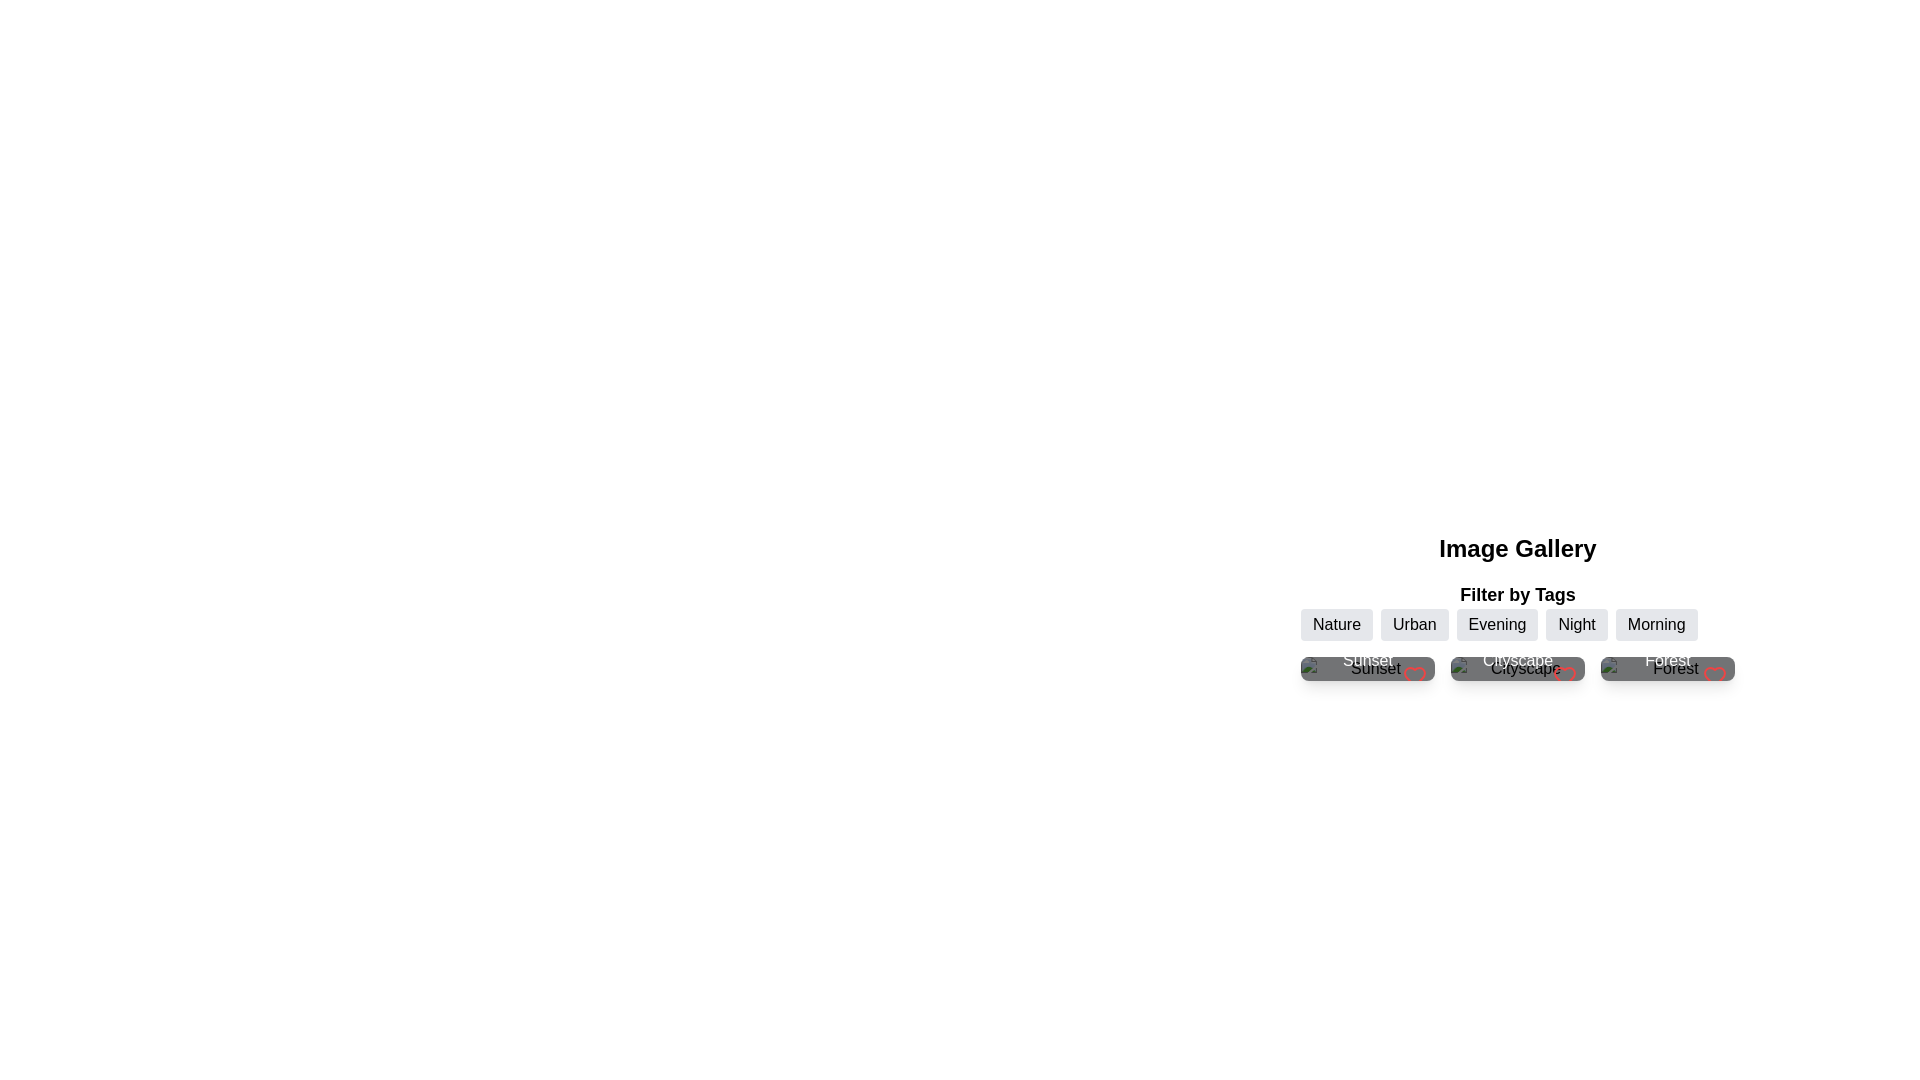  Describe the element at coordinates (1668, 660) in the screenshot. I see `the text label displaying the word 'Forest' which is positioned on a semi-transparent black background at the bottom of a rectangular image thumbnail` at that location.